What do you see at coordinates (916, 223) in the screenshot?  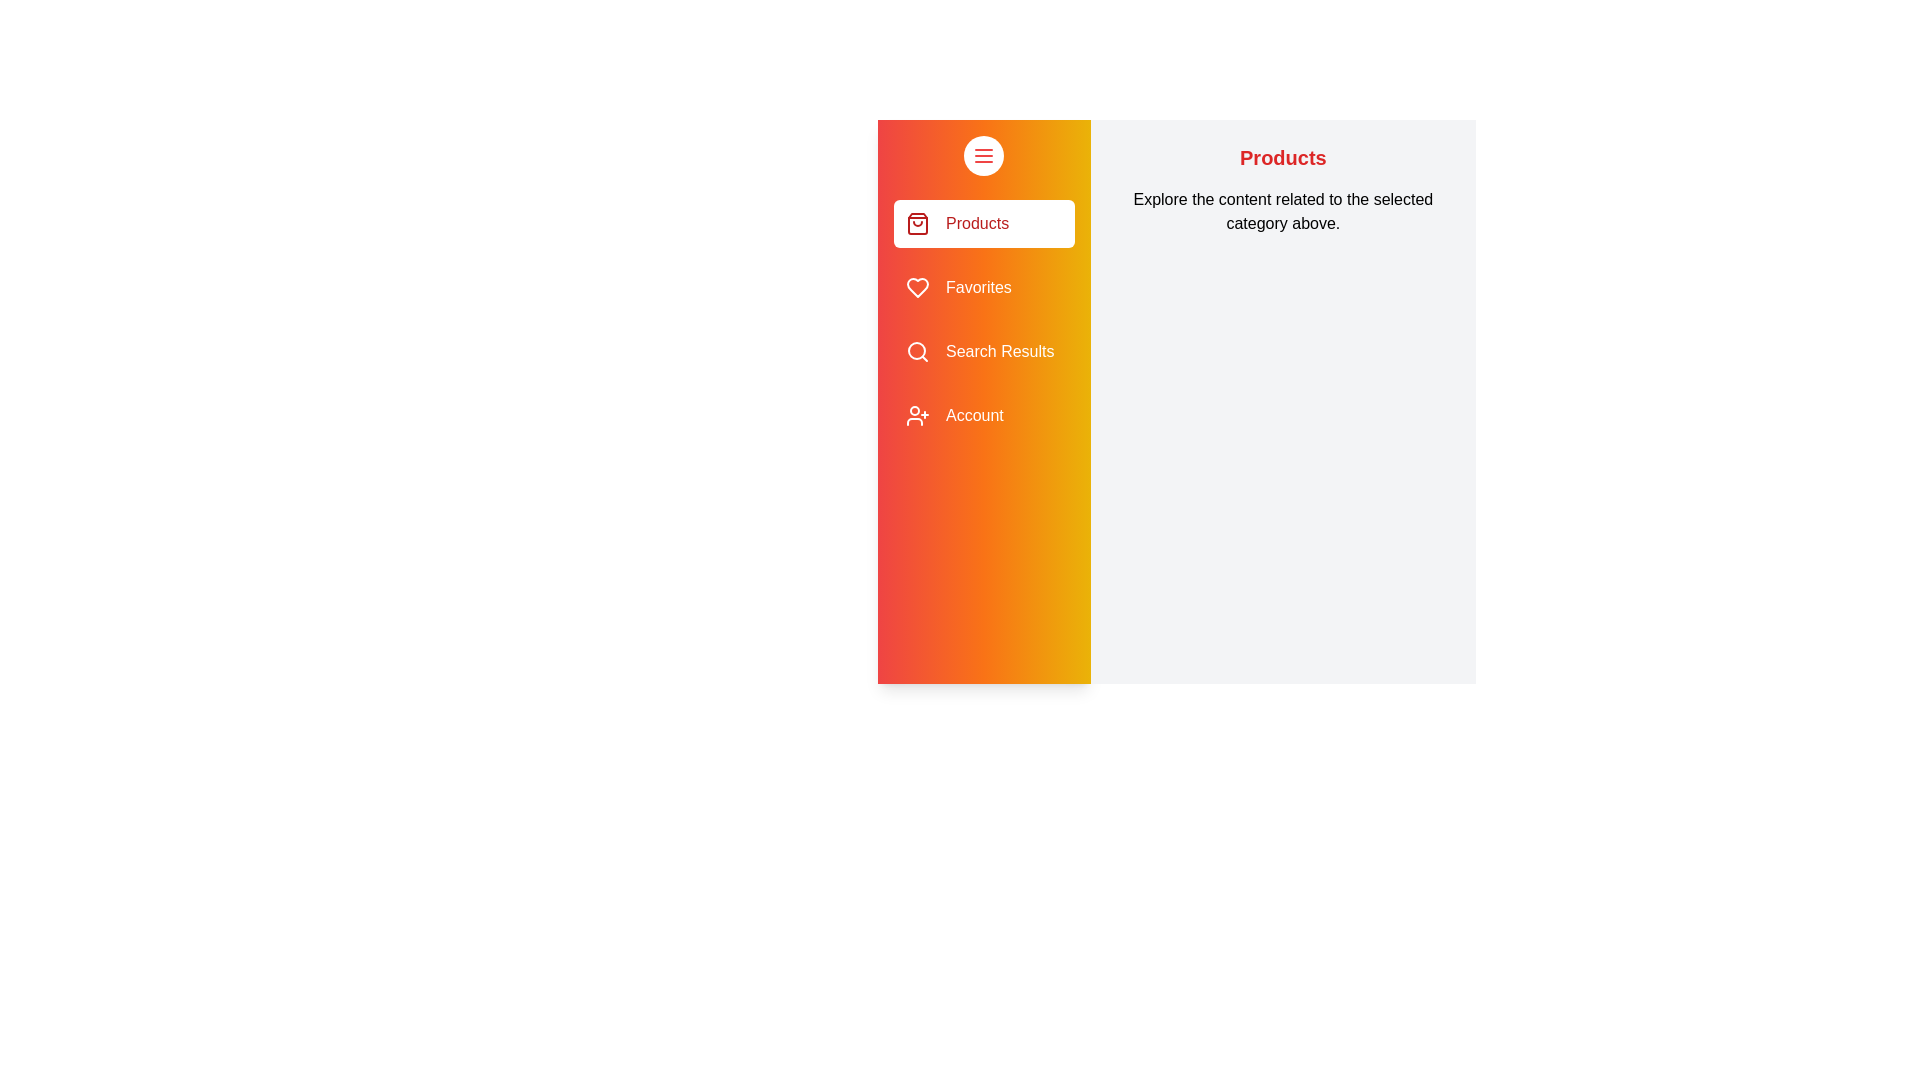 I see `the sidebar icon for Products to navigate to the corresponding section` at bounding box center [916, 223].